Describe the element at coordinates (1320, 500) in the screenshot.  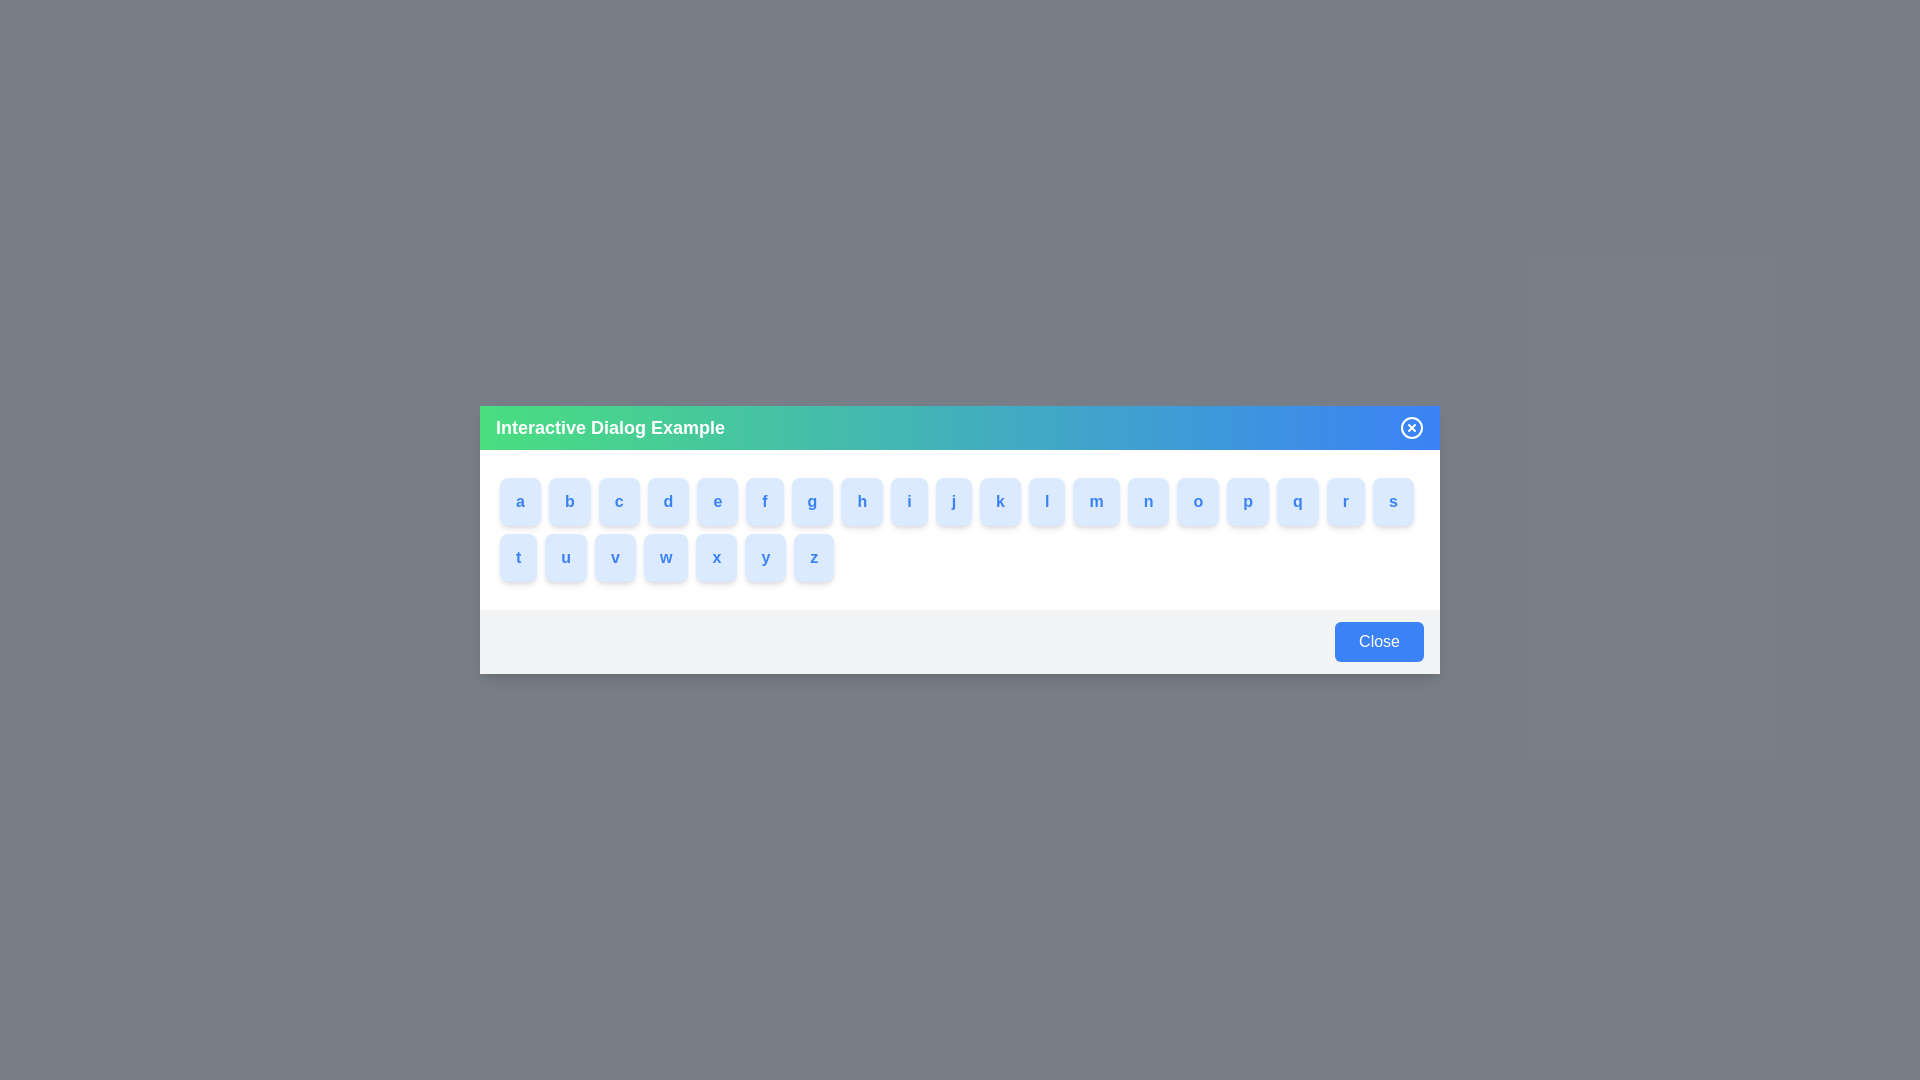
I see `the button labeled with q` at that location.